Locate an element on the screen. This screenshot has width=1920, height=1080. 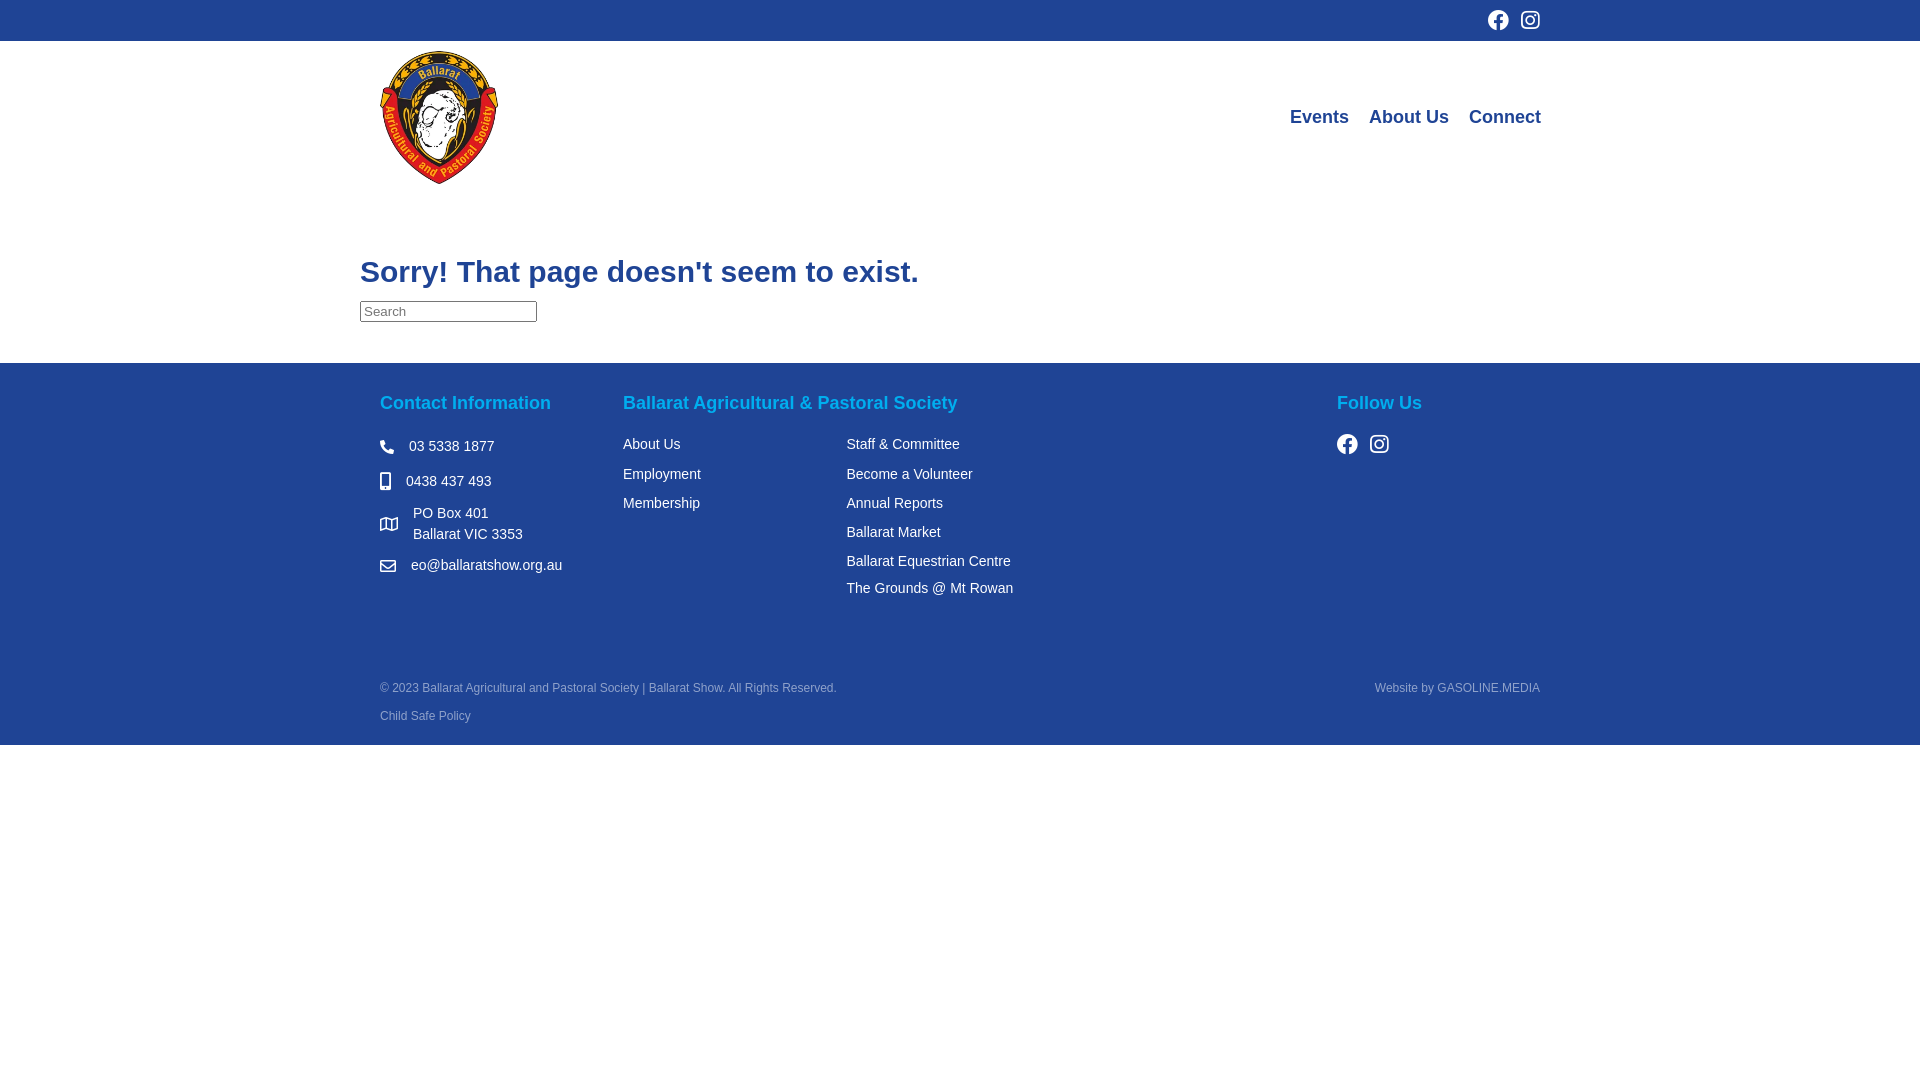
'Staff & Committee' is located at coordinates (901, 442).